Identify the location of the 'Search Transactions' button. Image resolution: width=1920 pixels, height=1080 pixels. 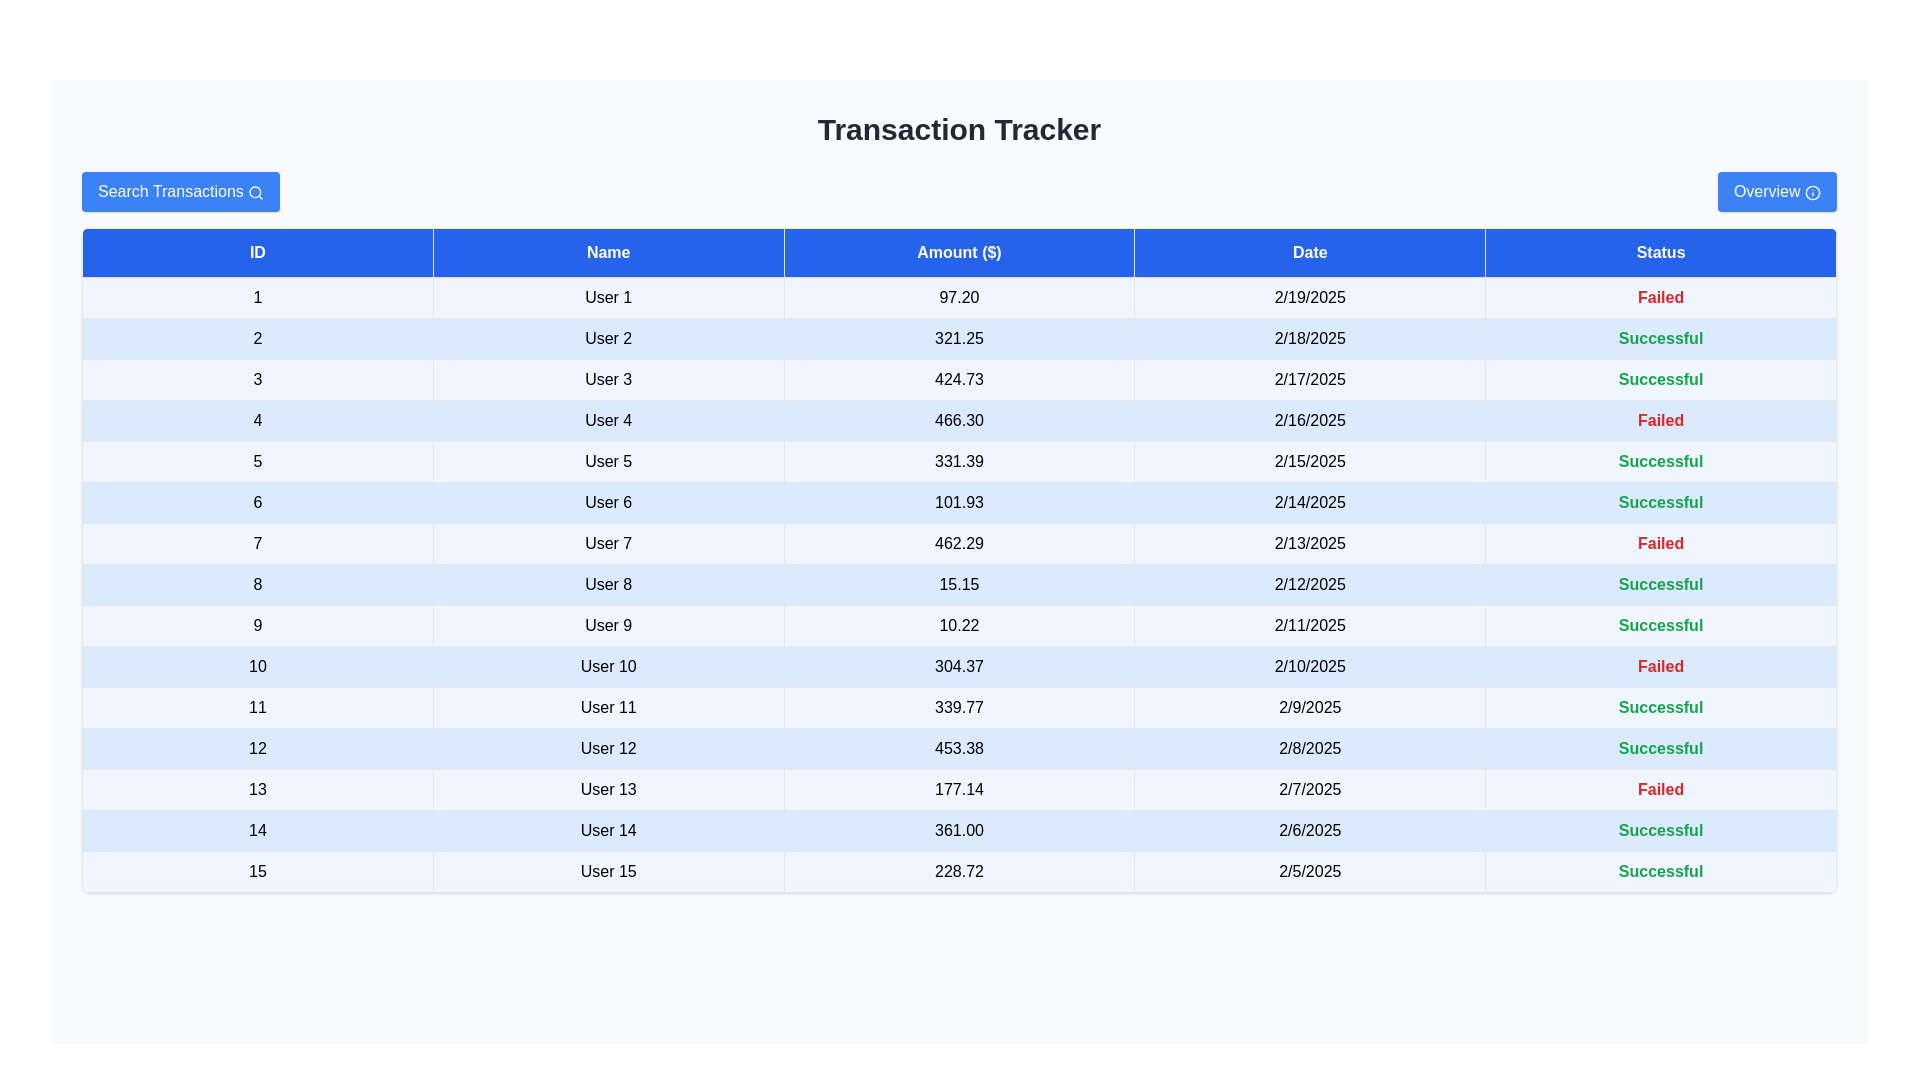
(181, 192).